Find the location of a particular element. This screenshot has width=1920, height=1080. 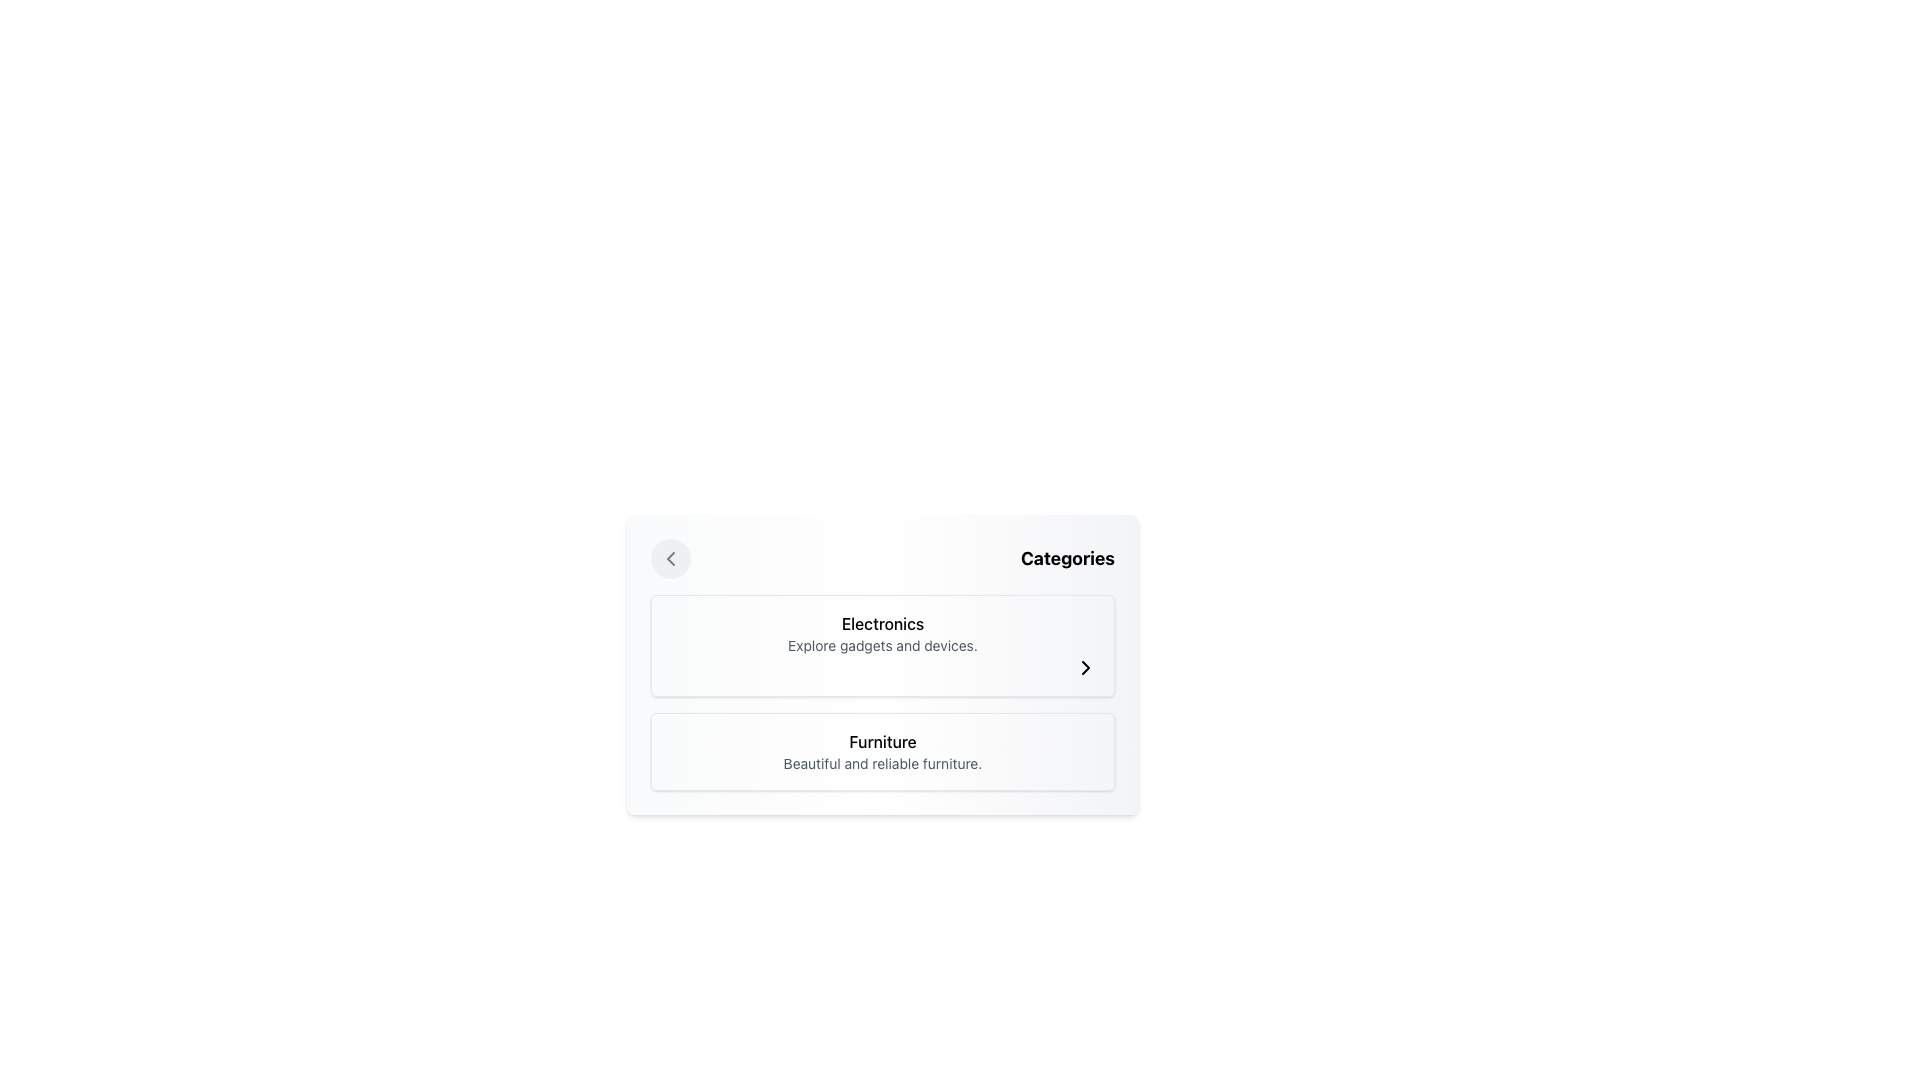

the 'Furniture' text label located in the navigation menu, which is positioned below the 'Electronics' card and is the topmost text element within its card is located at coordinates (882, 741).